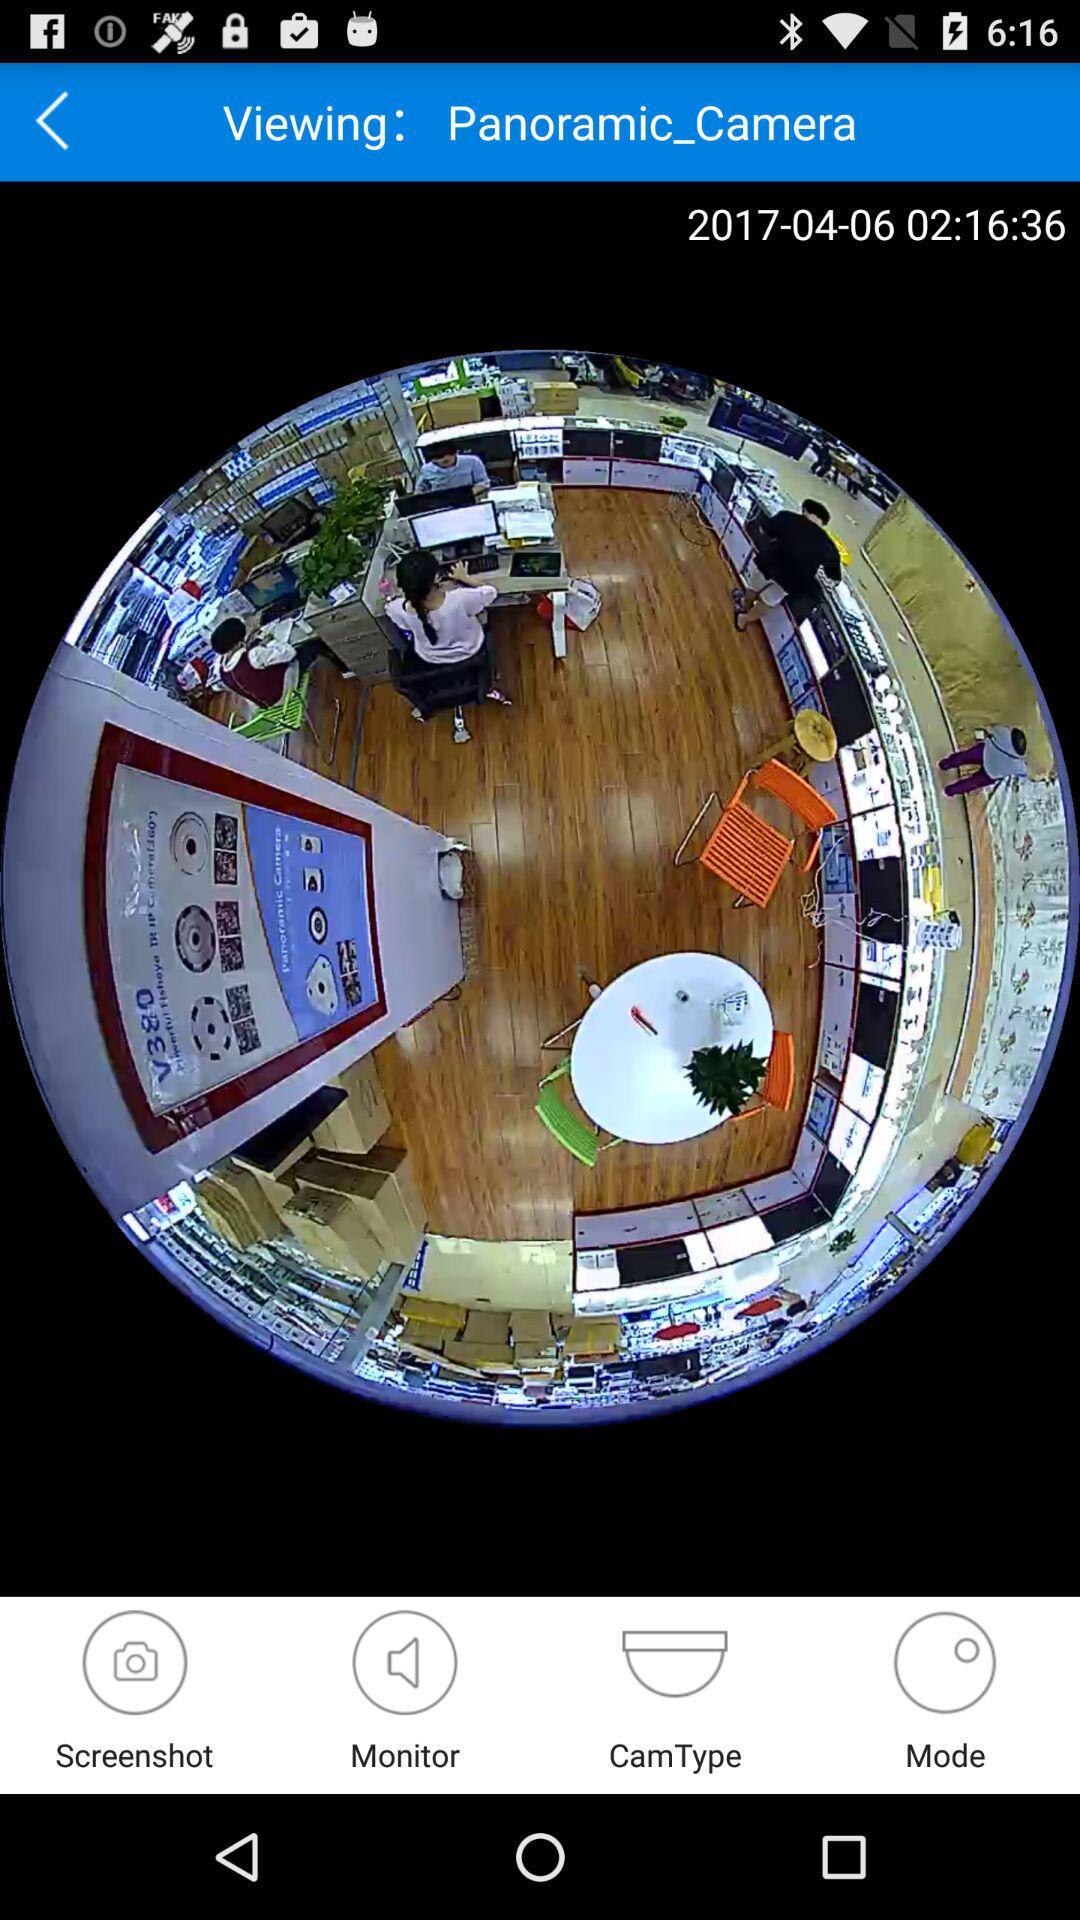 Image resolution: width=1080 pixels, height=1920 pixels. I want to click on monitor, so click(405, 1662).